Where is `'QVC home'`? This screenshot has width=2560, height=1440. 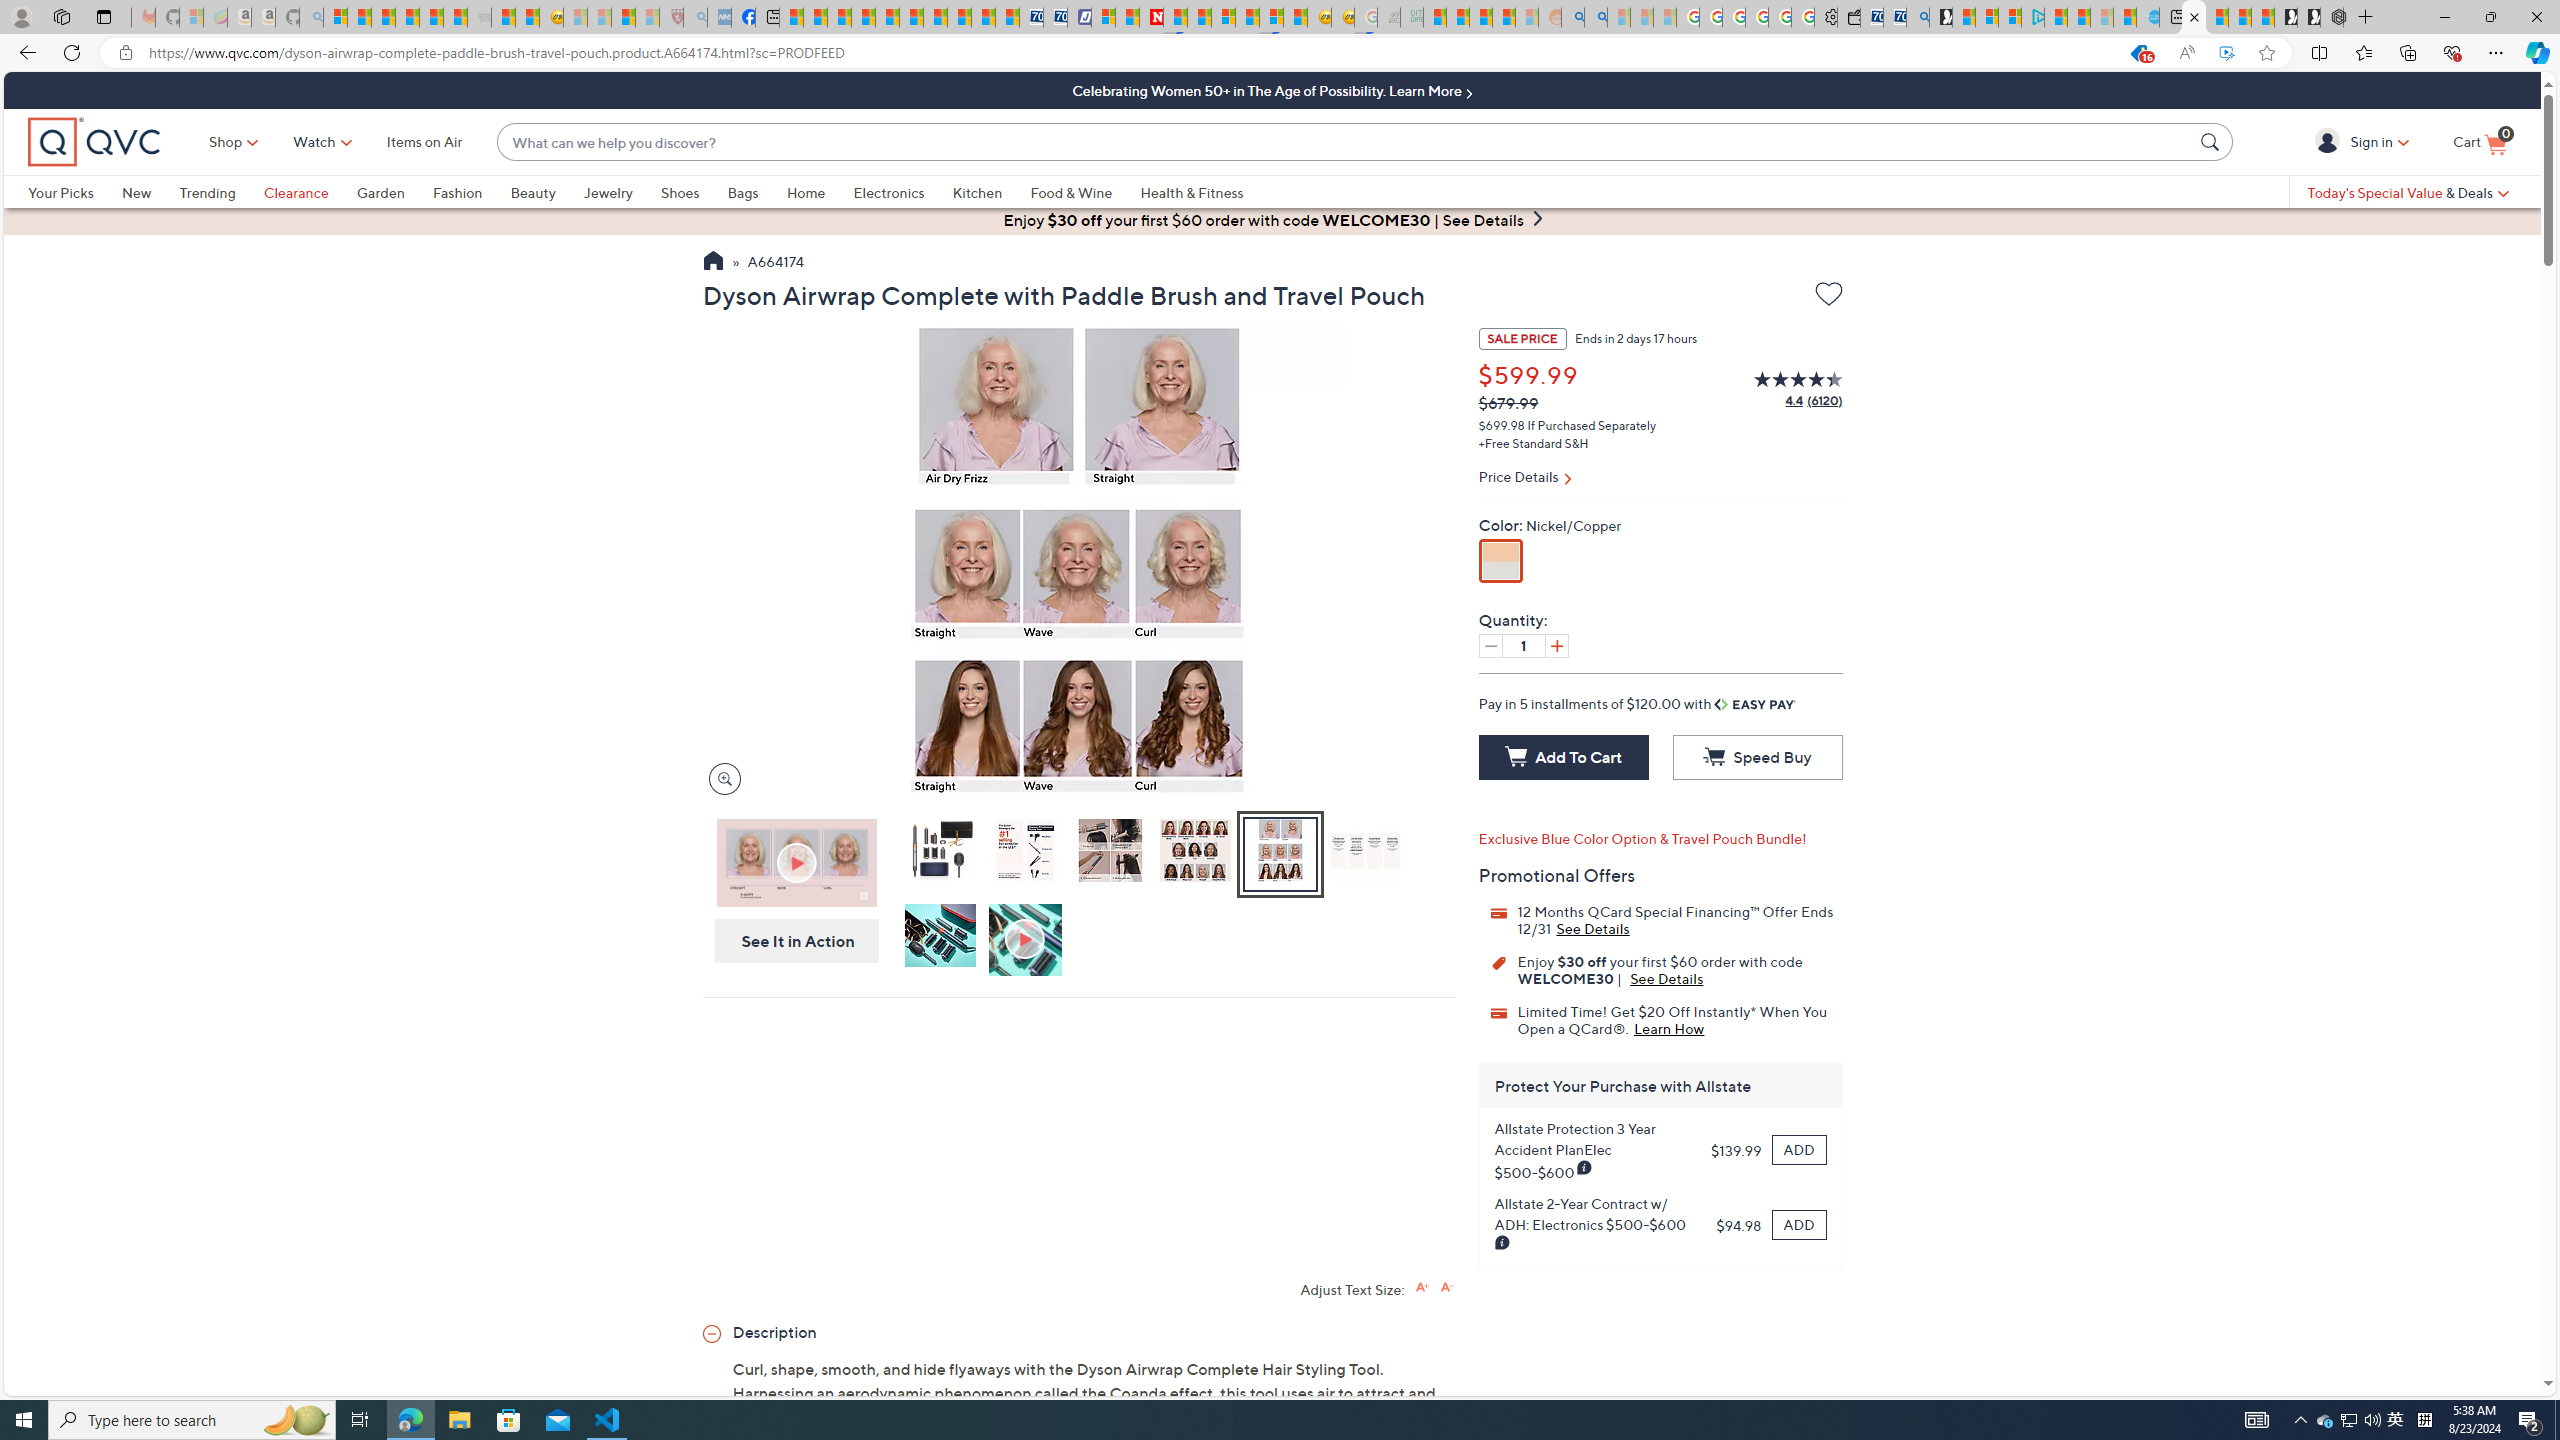 'QVC home' is located at coordinates (93, 141).